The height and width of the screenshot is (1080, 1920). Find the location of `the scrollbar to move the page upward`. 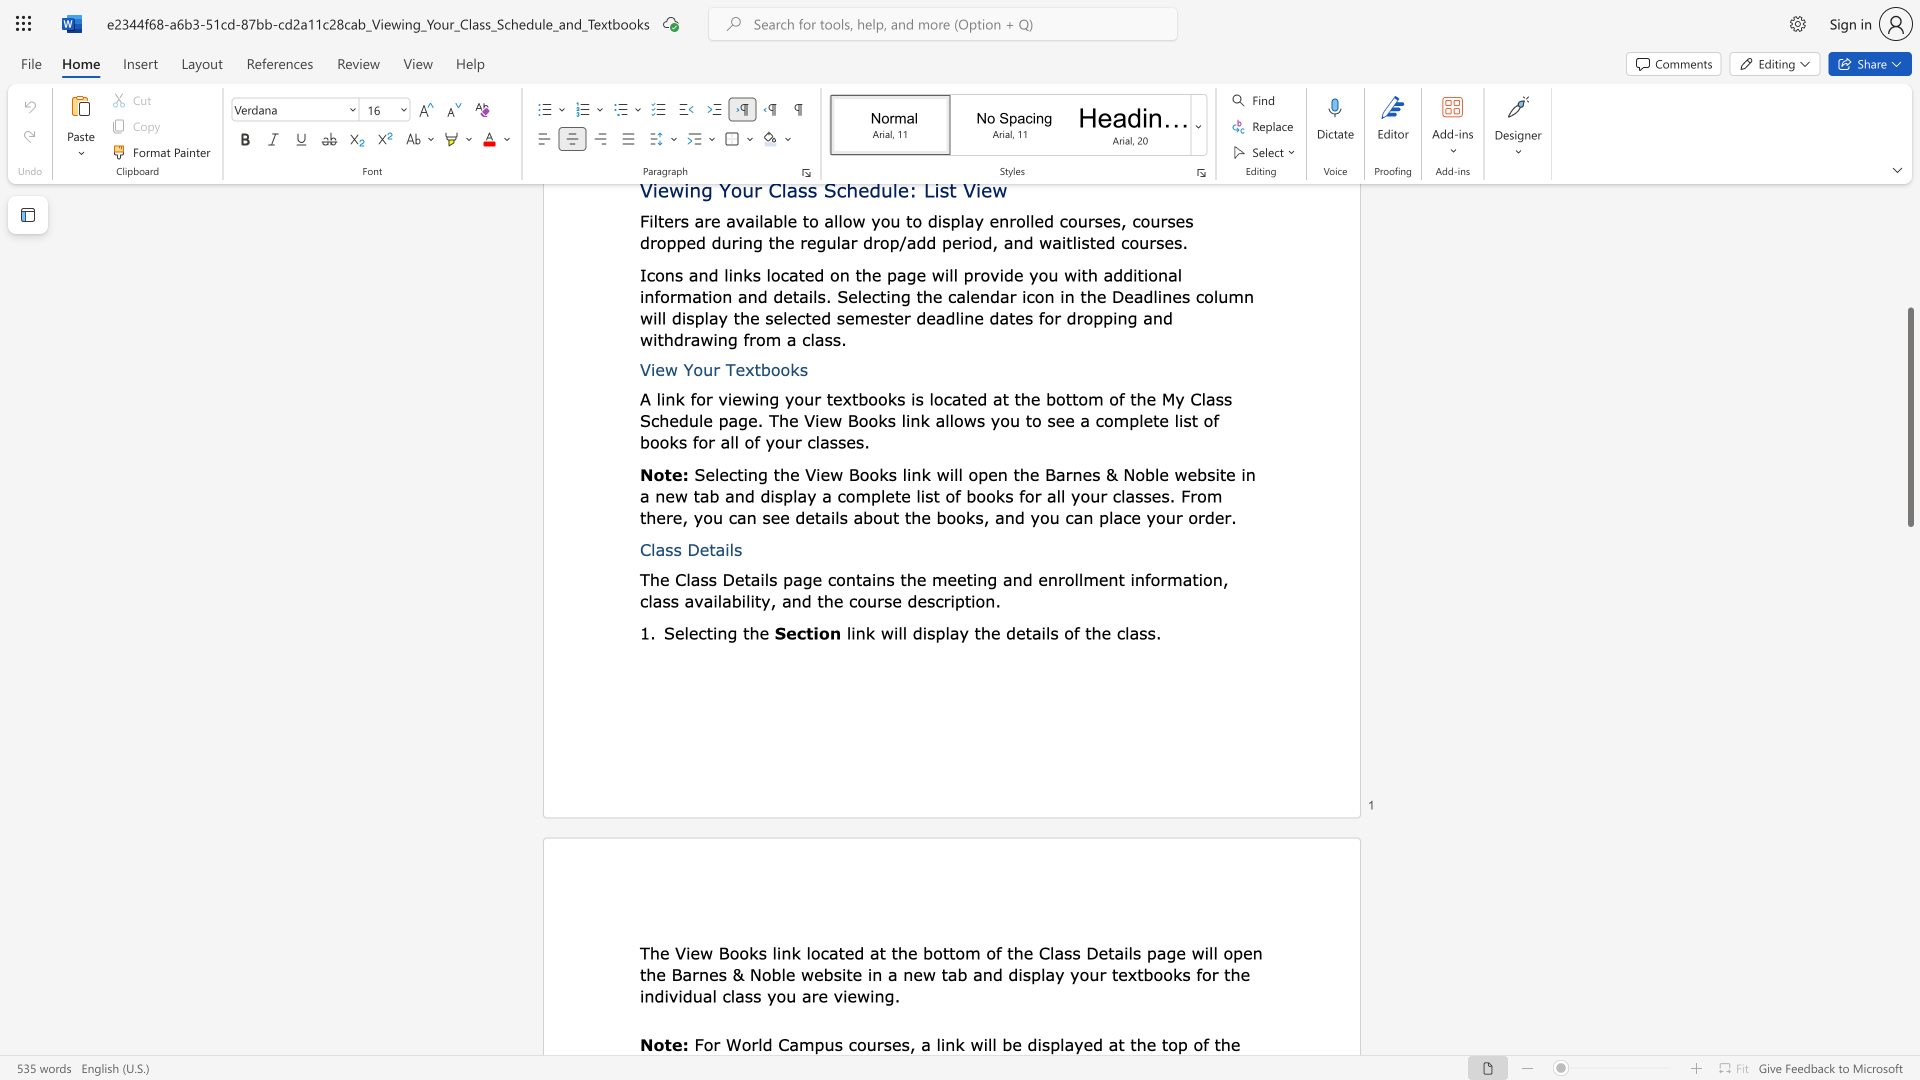

the scrollbar to move the page upward is located at coordinates (1909, 349).